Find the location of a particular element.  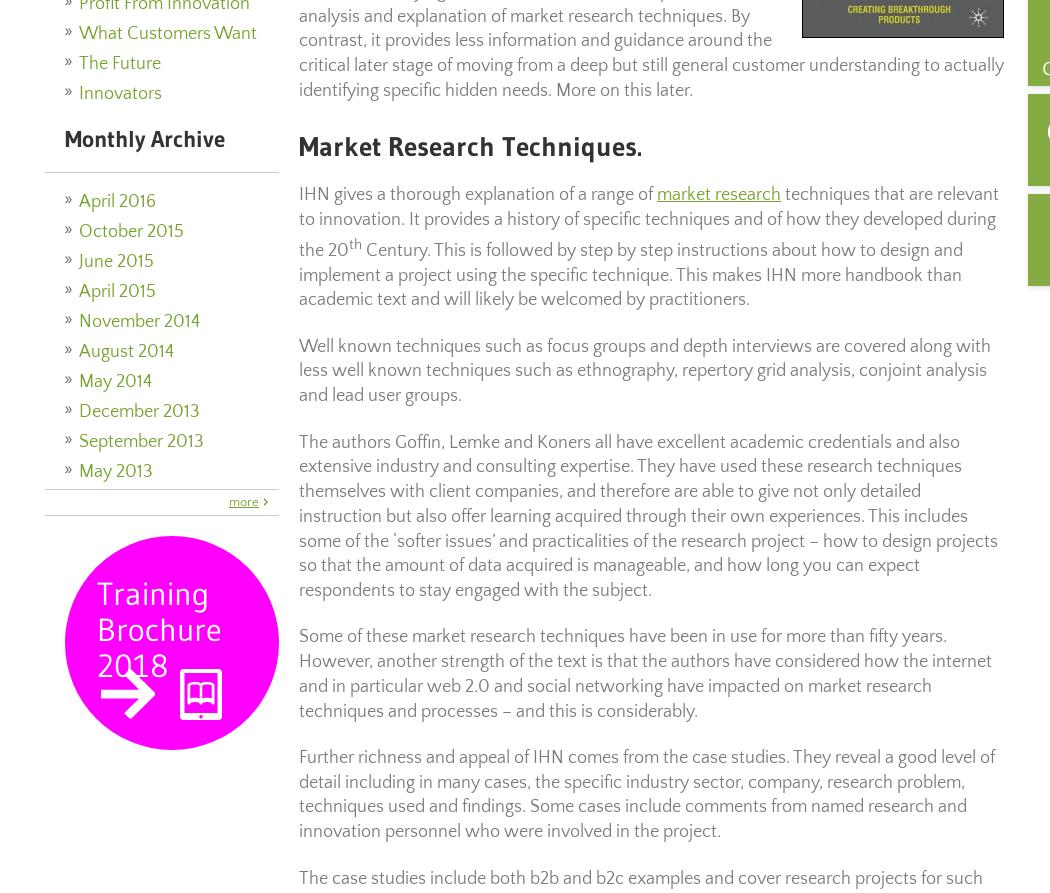

'The Future' is located at coordinates (119, 62).